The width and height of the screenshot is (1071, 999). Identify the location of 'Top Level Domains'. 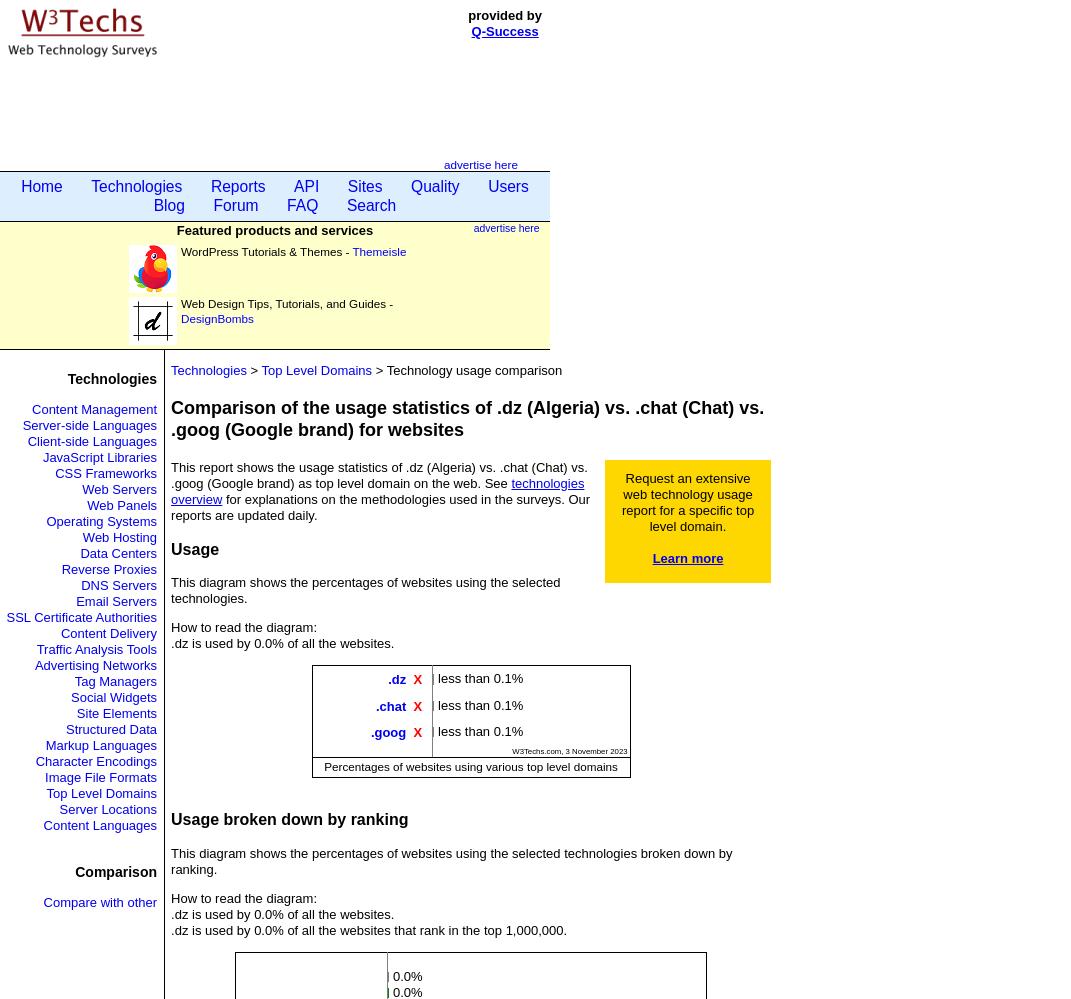
(45, 793).